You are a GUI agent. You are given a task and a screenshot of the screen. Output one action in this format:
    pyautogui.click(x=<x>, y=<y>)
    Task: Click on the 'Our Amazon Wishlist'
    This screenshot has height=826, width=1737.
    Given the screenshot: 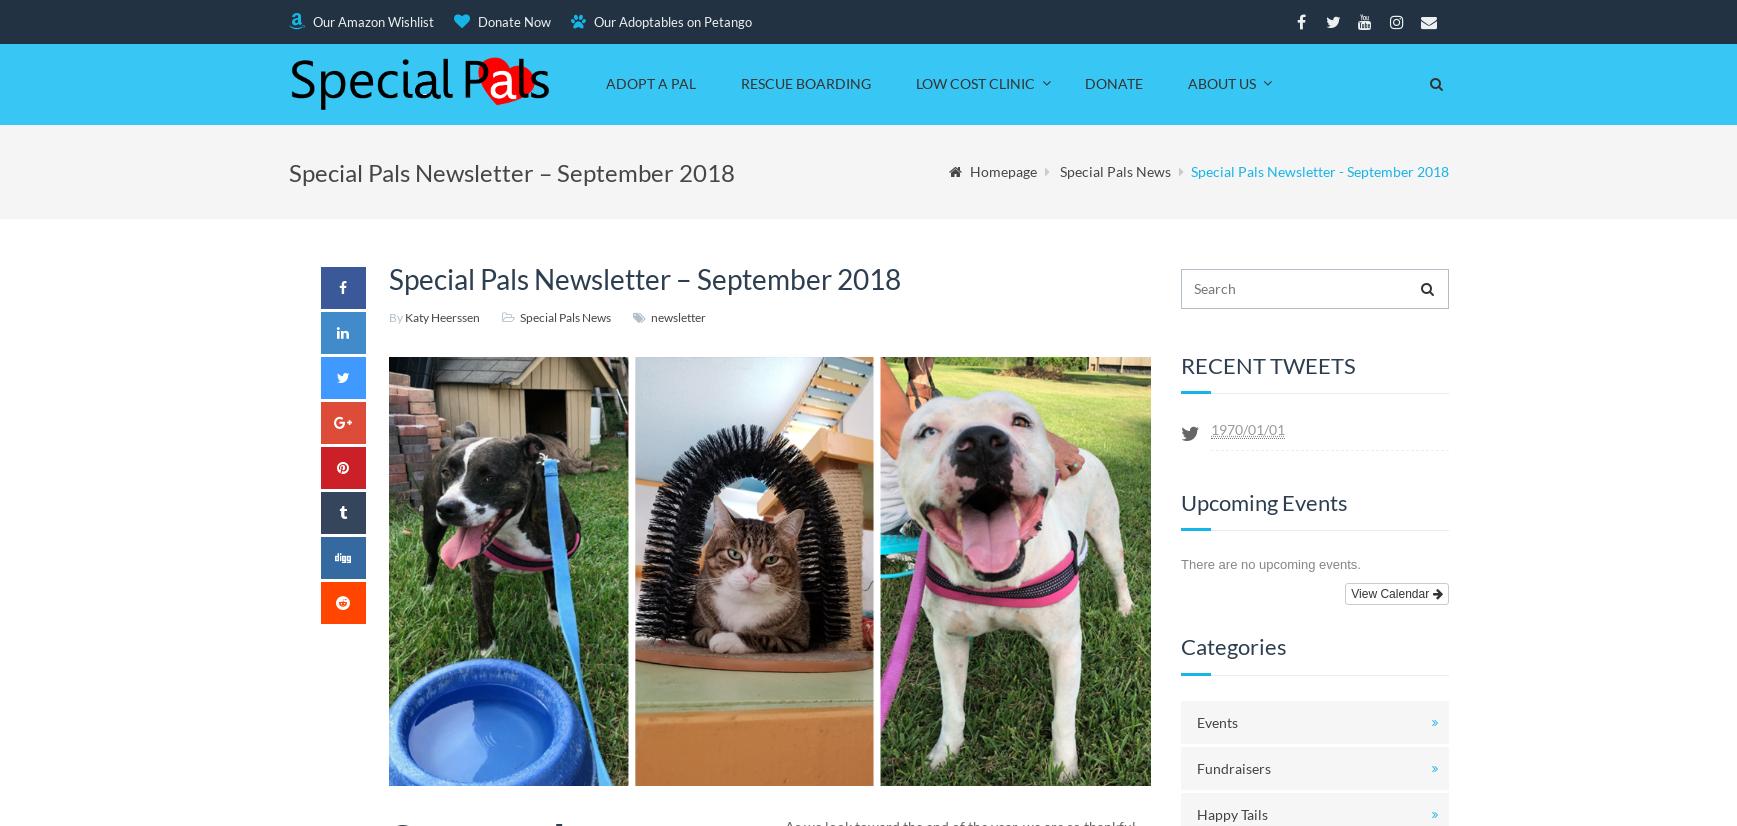 What is the action you would take?
    pyautogui.click(x=370, y=21)
    